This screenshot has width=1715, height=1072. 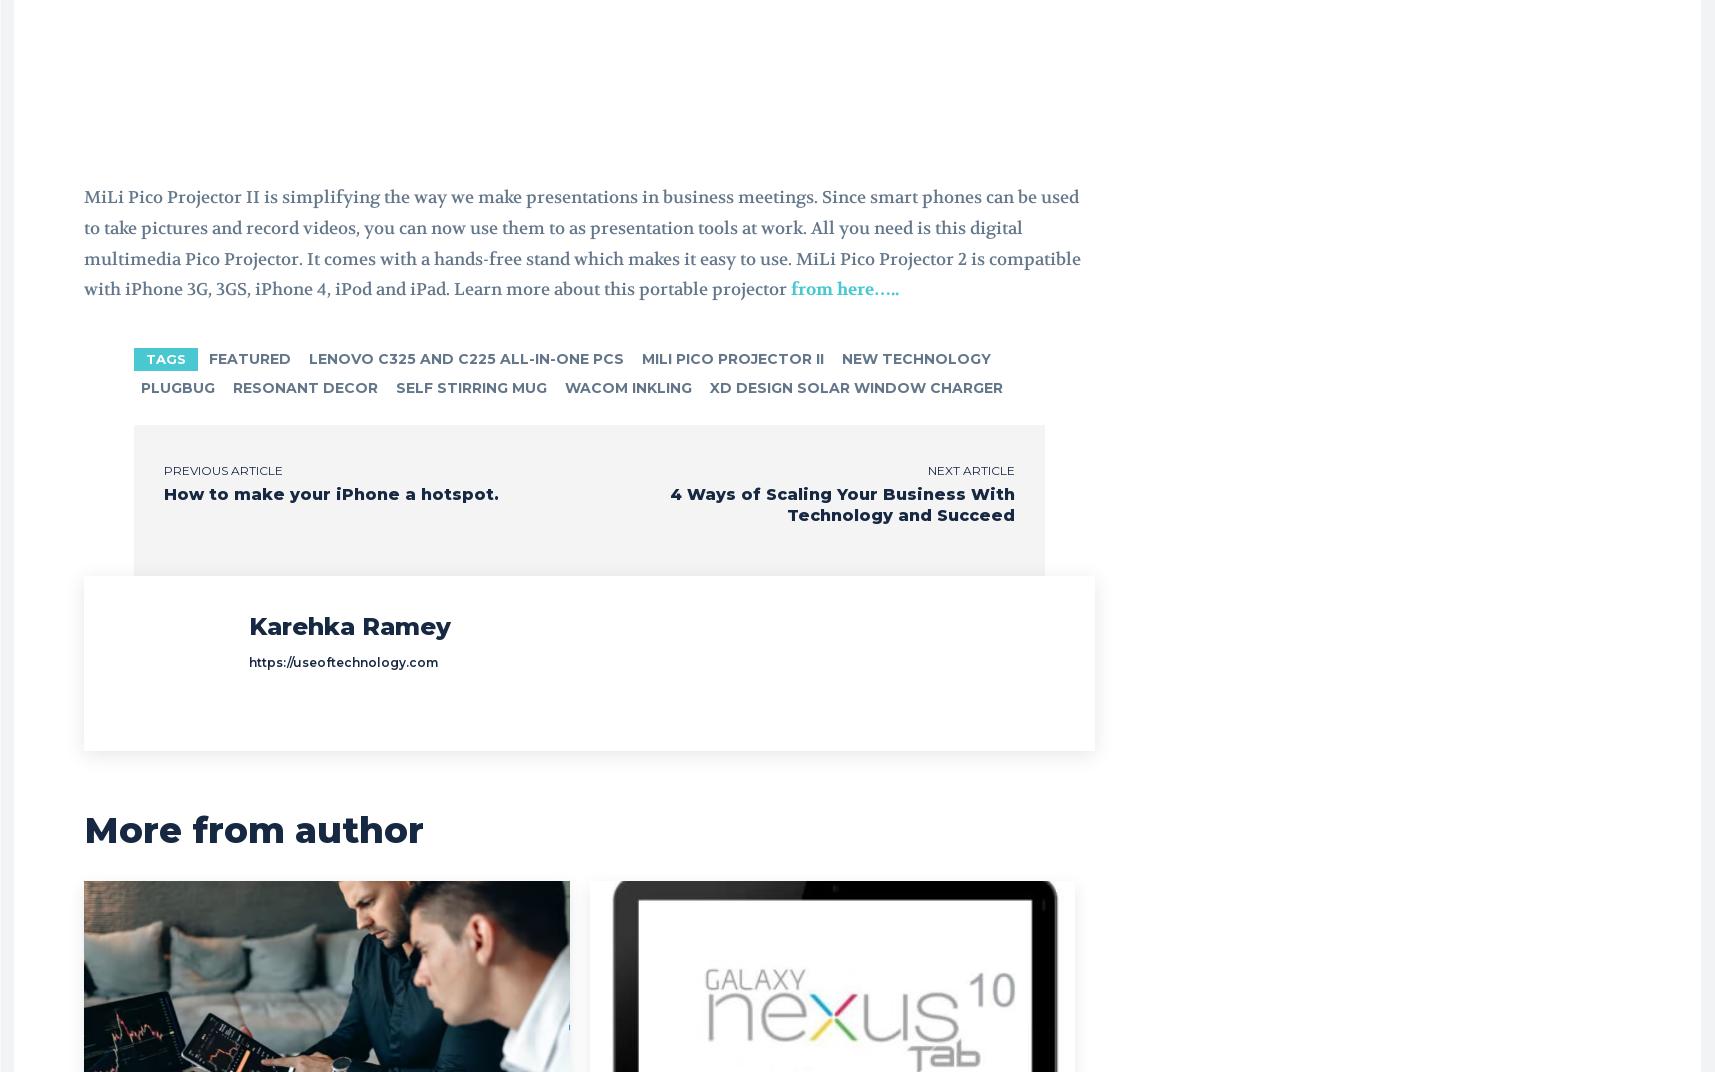 What do you see at coordinates (304, 386) in the screenshot?
I see `'Resonant Decor'` at bounding box center [304, 386].